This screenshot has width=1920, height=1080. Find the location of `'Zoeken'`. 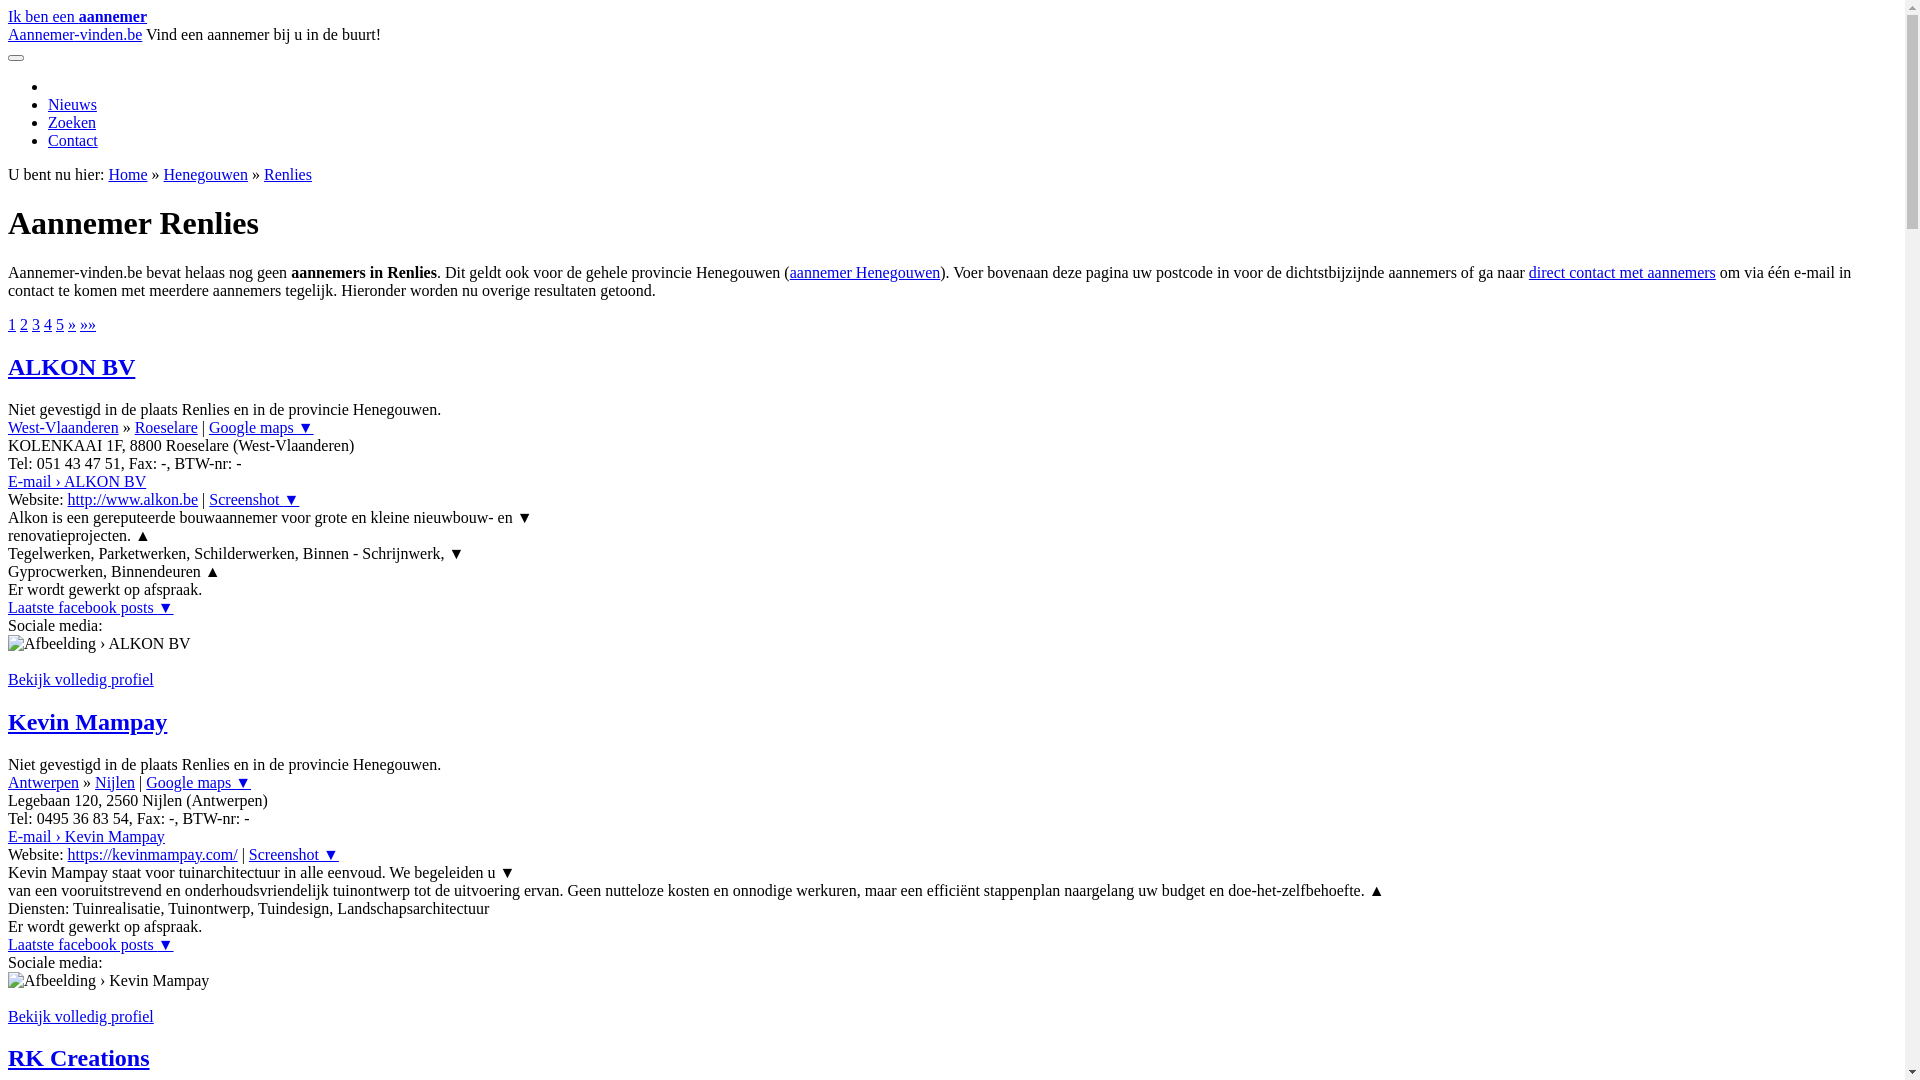

'Zoeken' is located at coordinates (72, 122).